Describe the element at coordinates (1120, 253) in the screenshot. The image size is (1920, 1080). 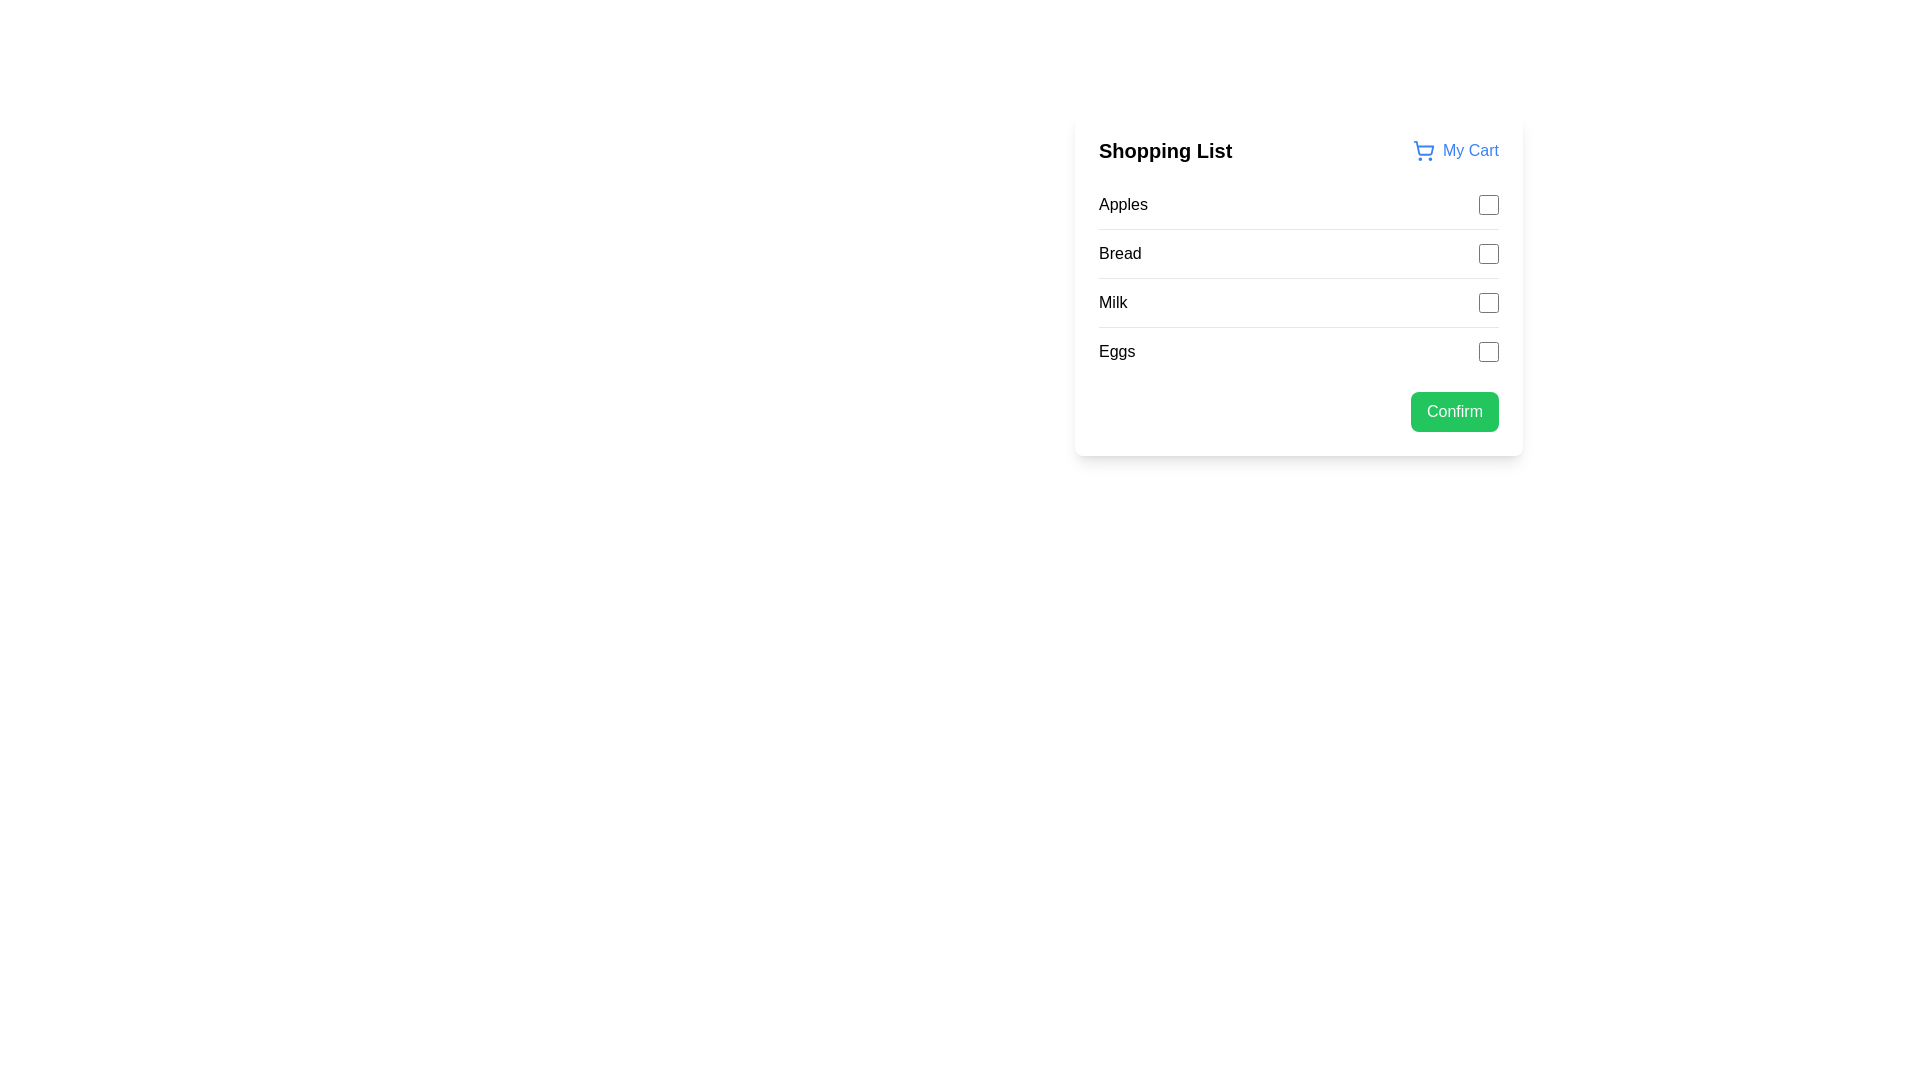
I see `the static text label that indicates the corresponding checkbox for an item in the shopping list` at that location.